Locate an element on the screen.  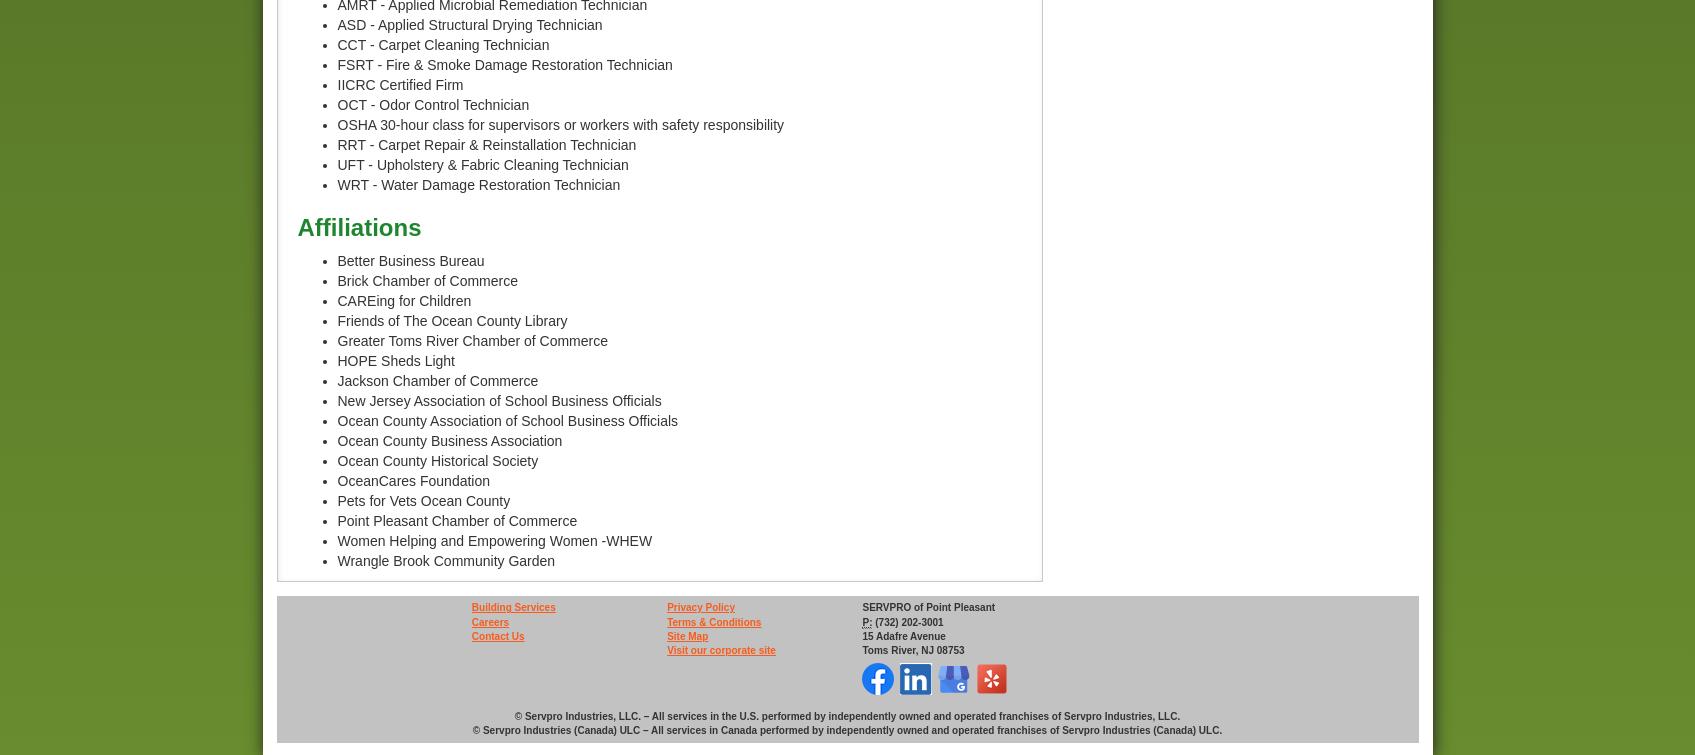
'Friends of The Ocean County Library' is located at coordinates (452, 321).